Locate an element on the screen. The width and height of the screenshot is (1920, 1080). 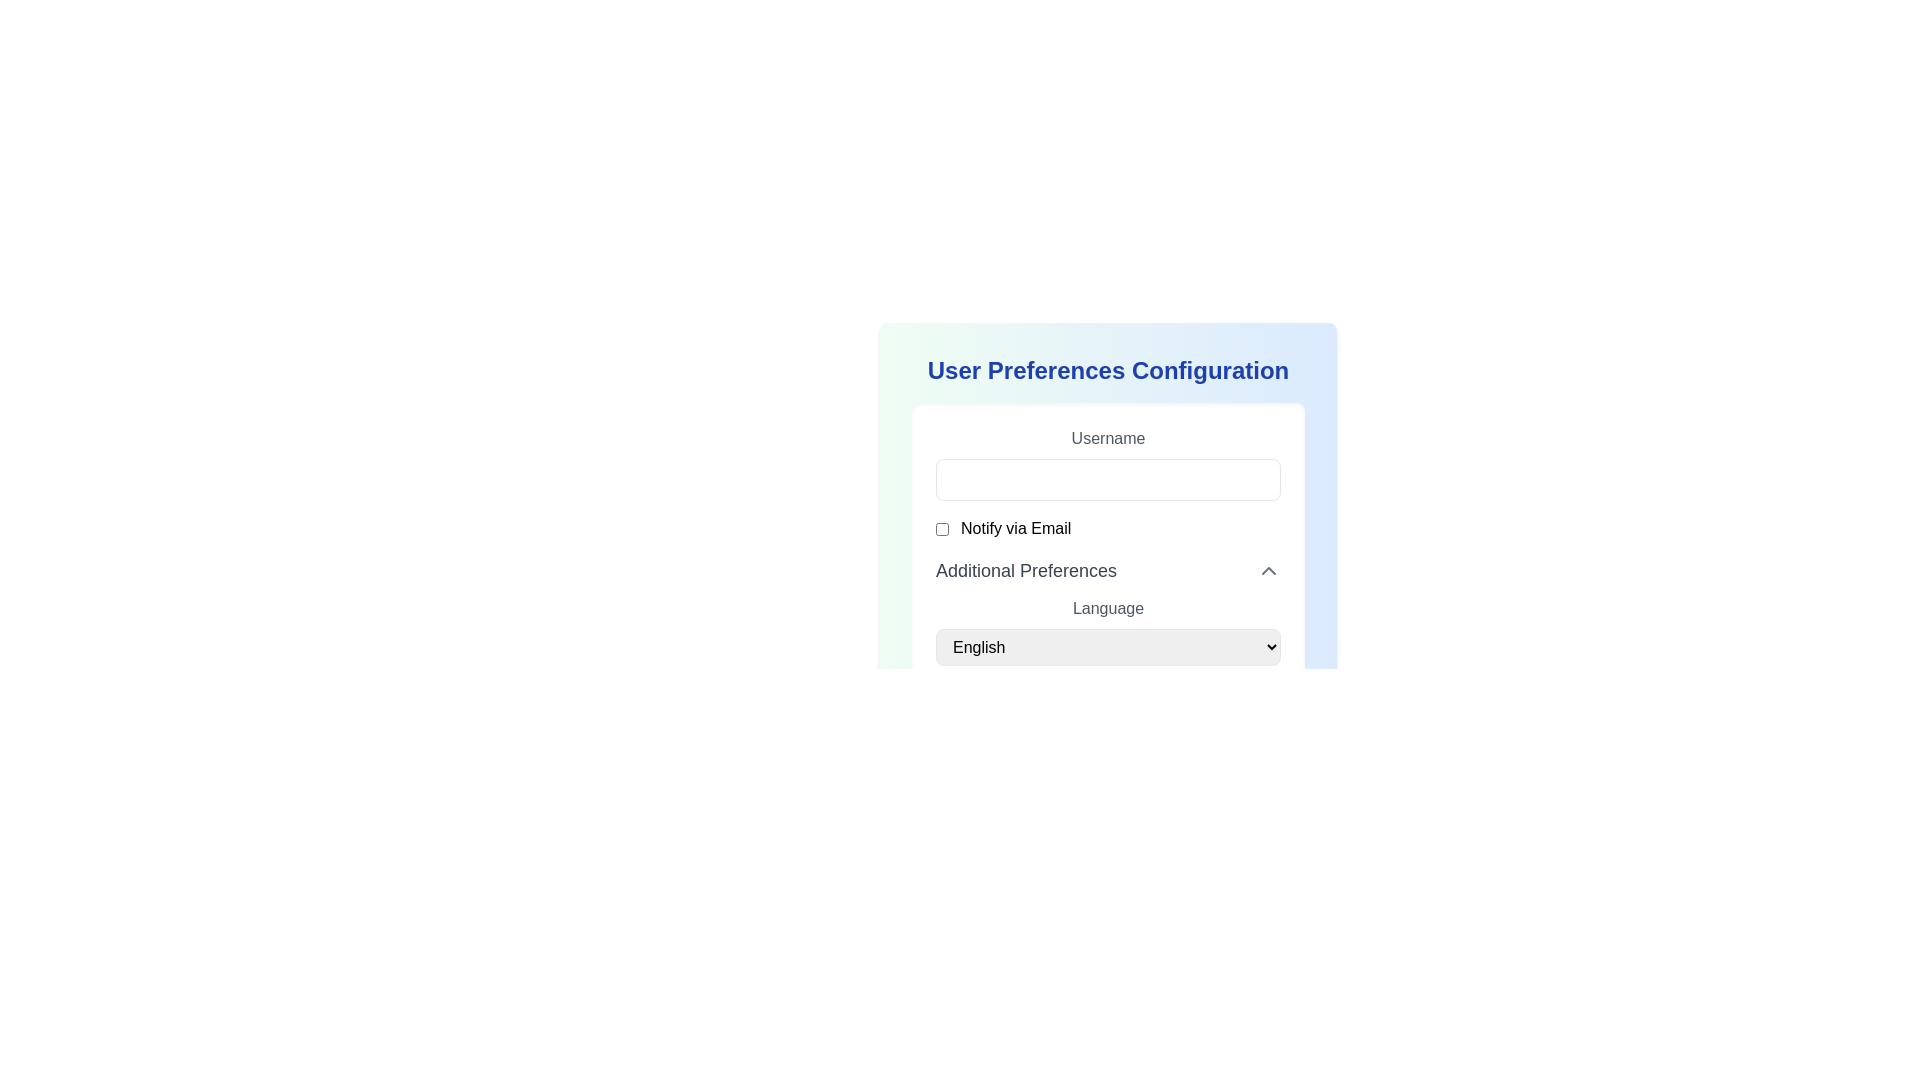
the upward-pointing chevron icon (Chevron-Up) next to the 'Additional Preferences' section header is located at coordinates (1267, 570).